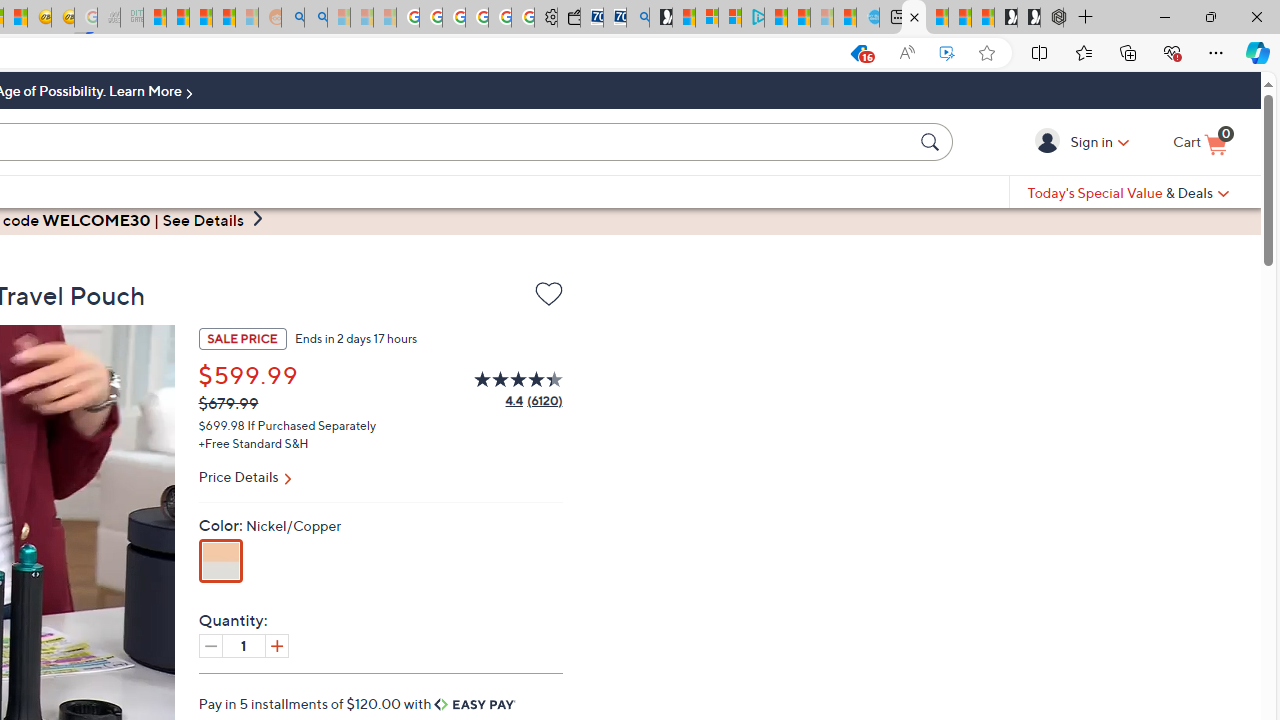 The image size is (1280, 720). I want to click on 'If Purchased Separately', so click(311, 423).